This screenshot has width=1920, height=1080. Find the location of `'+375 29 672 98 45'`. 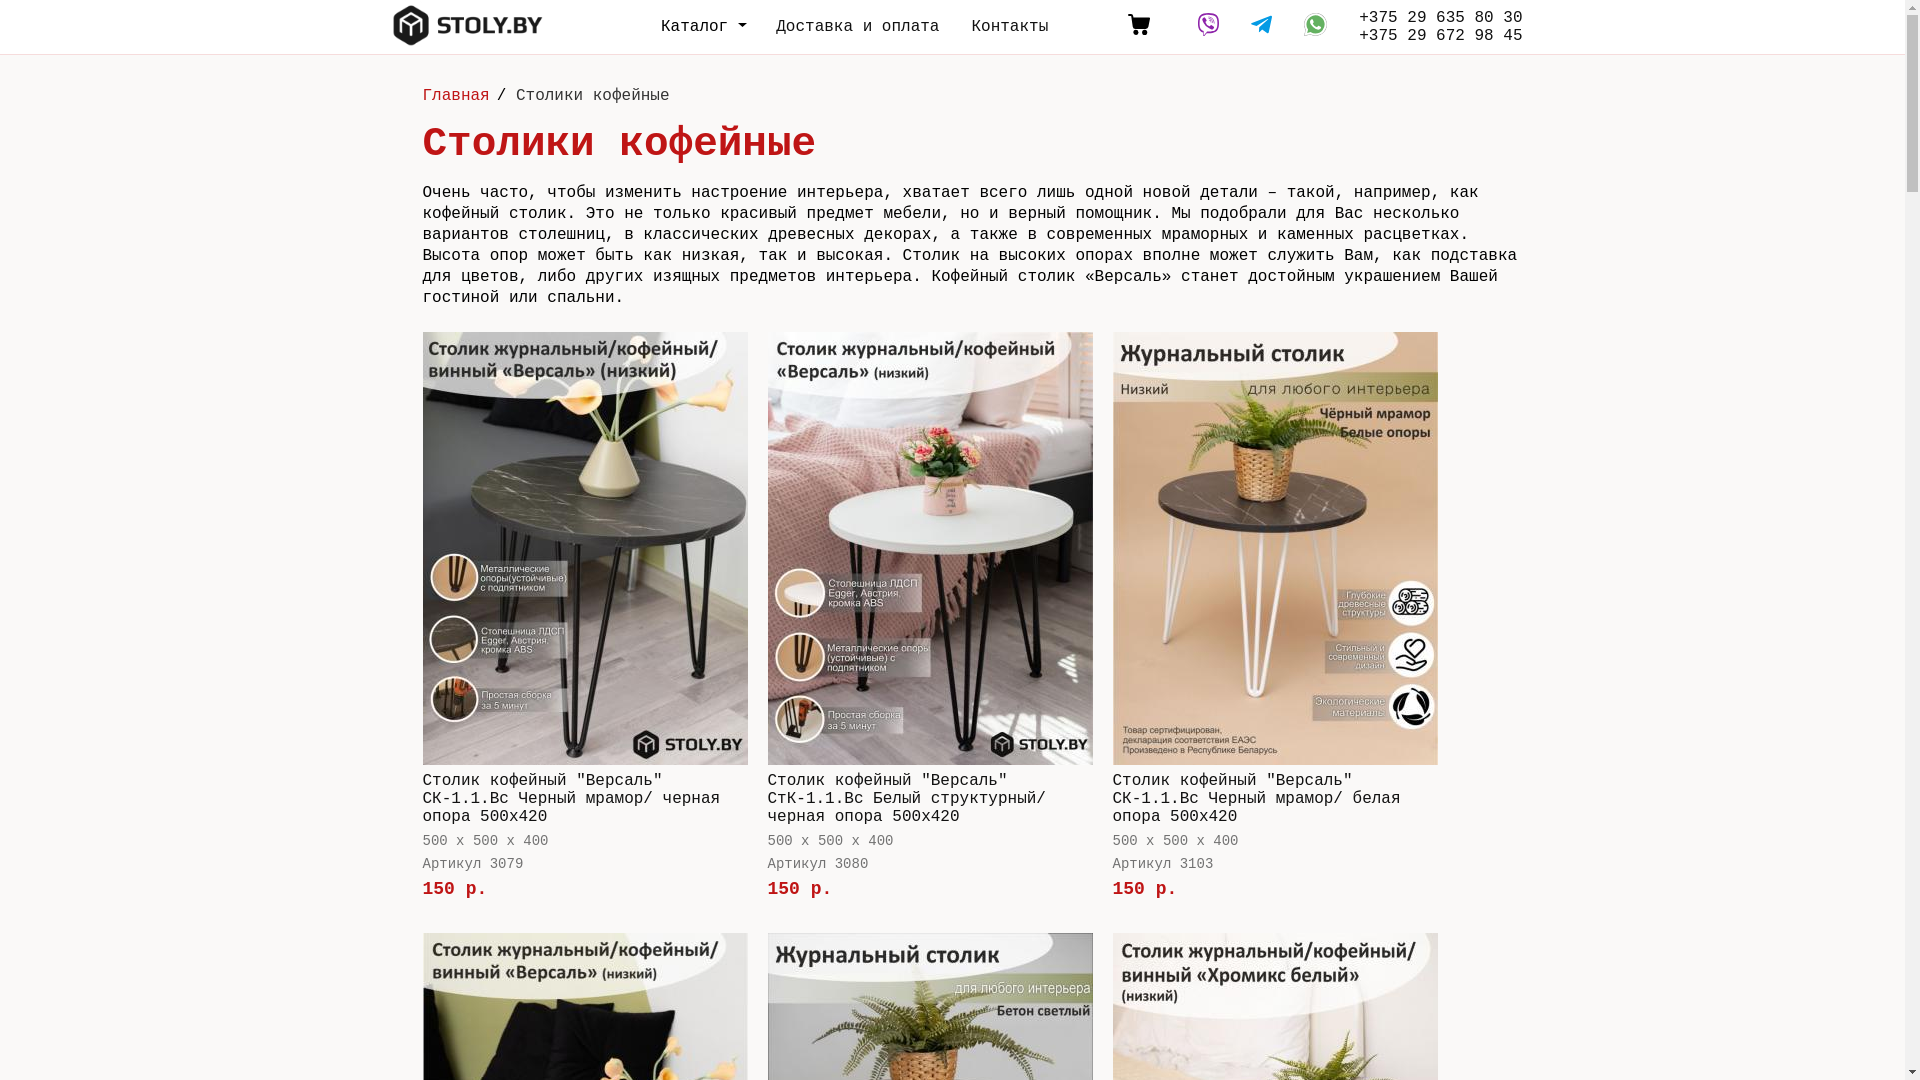

'+375 29 672 98 45' is located at coordinates (1358, 35).